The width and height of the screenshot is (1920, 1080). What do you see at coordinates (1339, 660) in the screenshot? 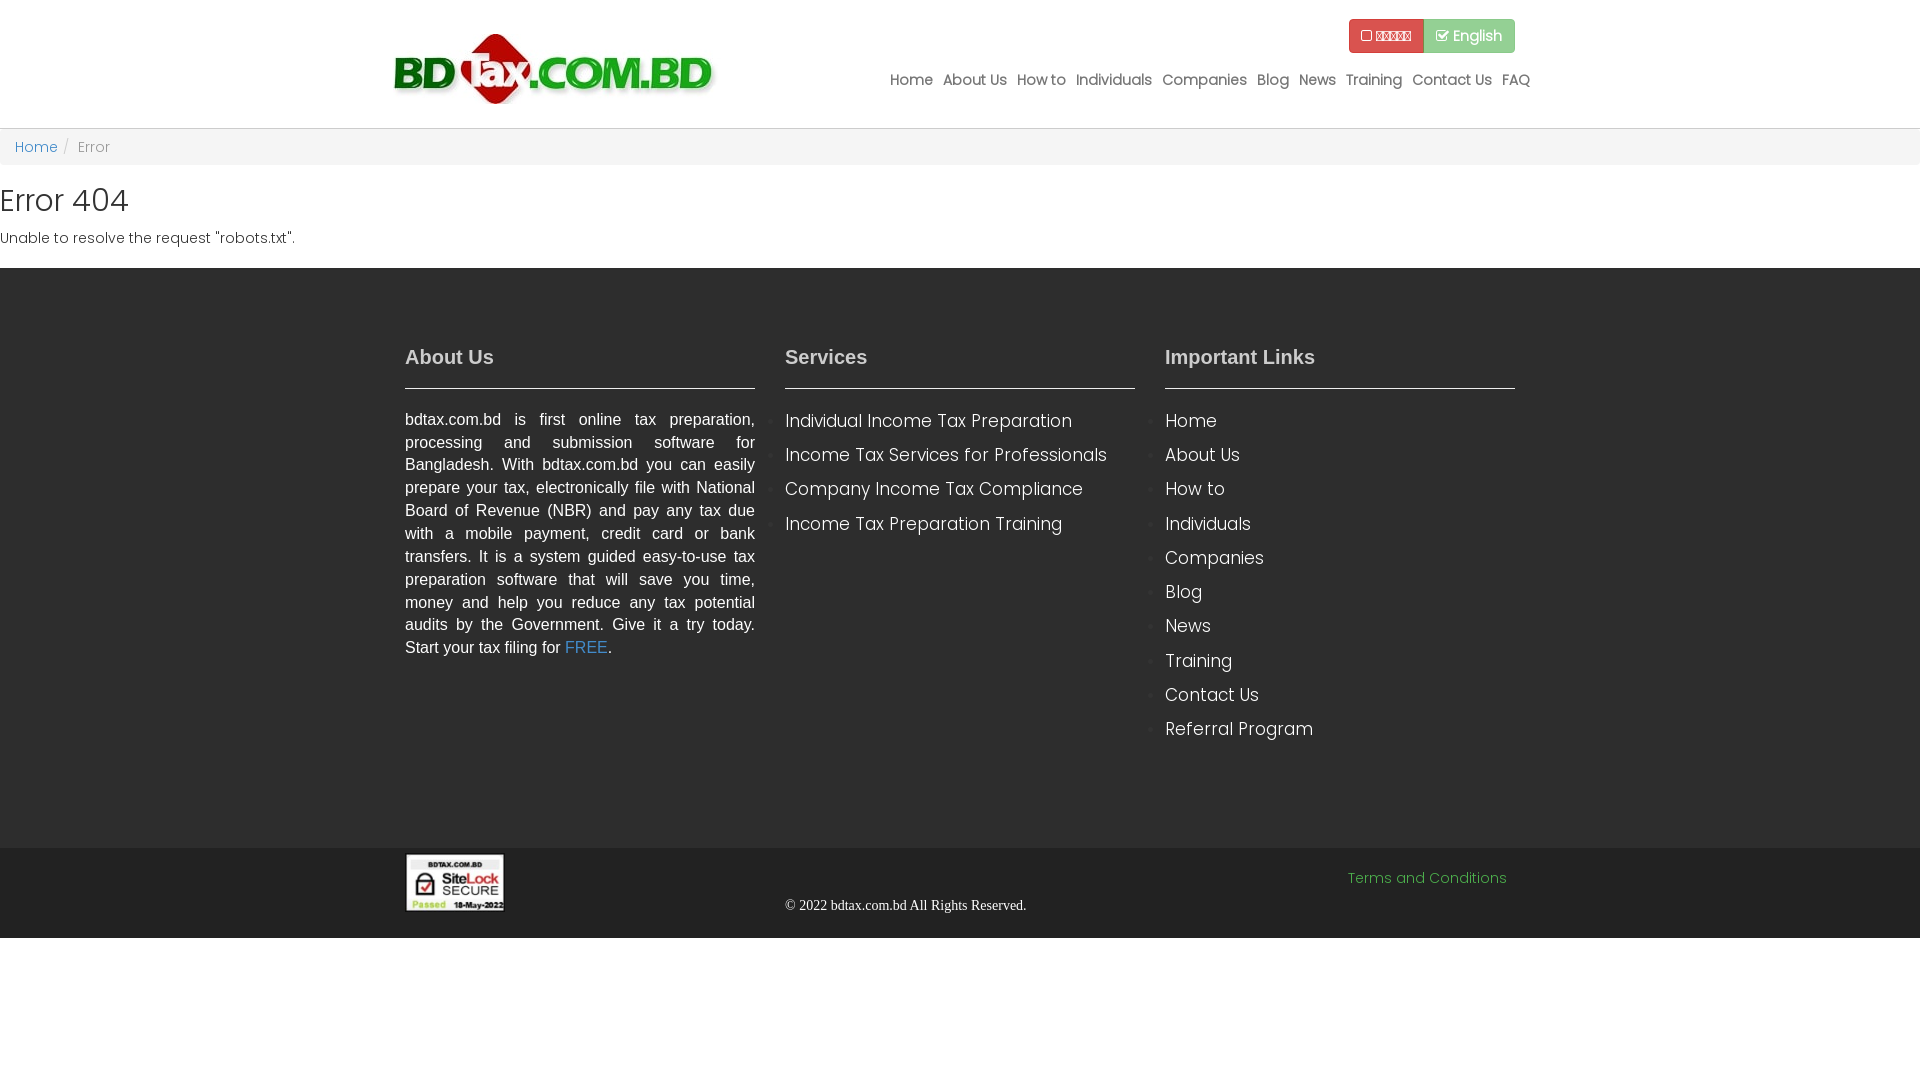
I see `'Training'` at bounding box center [1339, 660].